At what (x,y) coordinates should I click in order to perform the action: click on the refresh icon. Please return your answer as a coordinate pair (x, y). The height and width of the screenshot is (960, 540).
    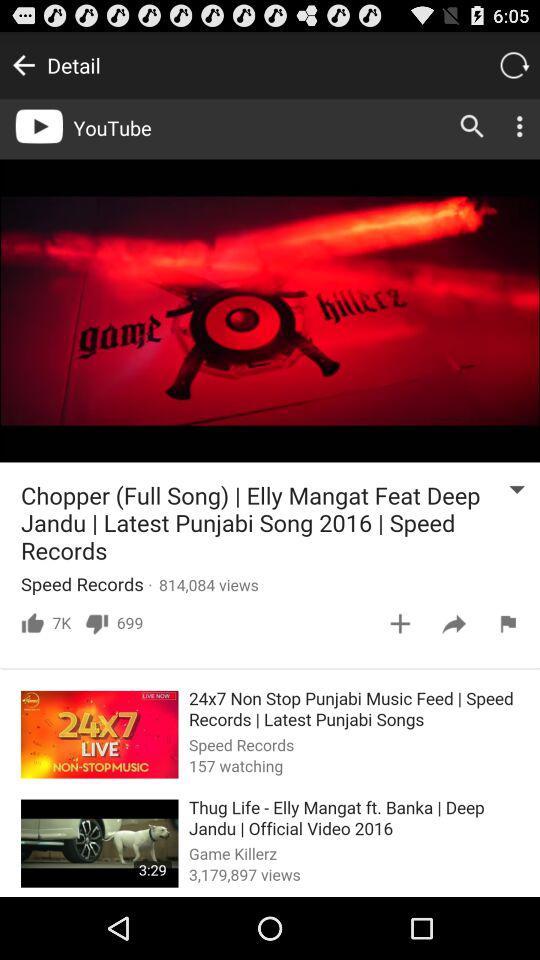
    Looking at the image, I should click on (513, 69).